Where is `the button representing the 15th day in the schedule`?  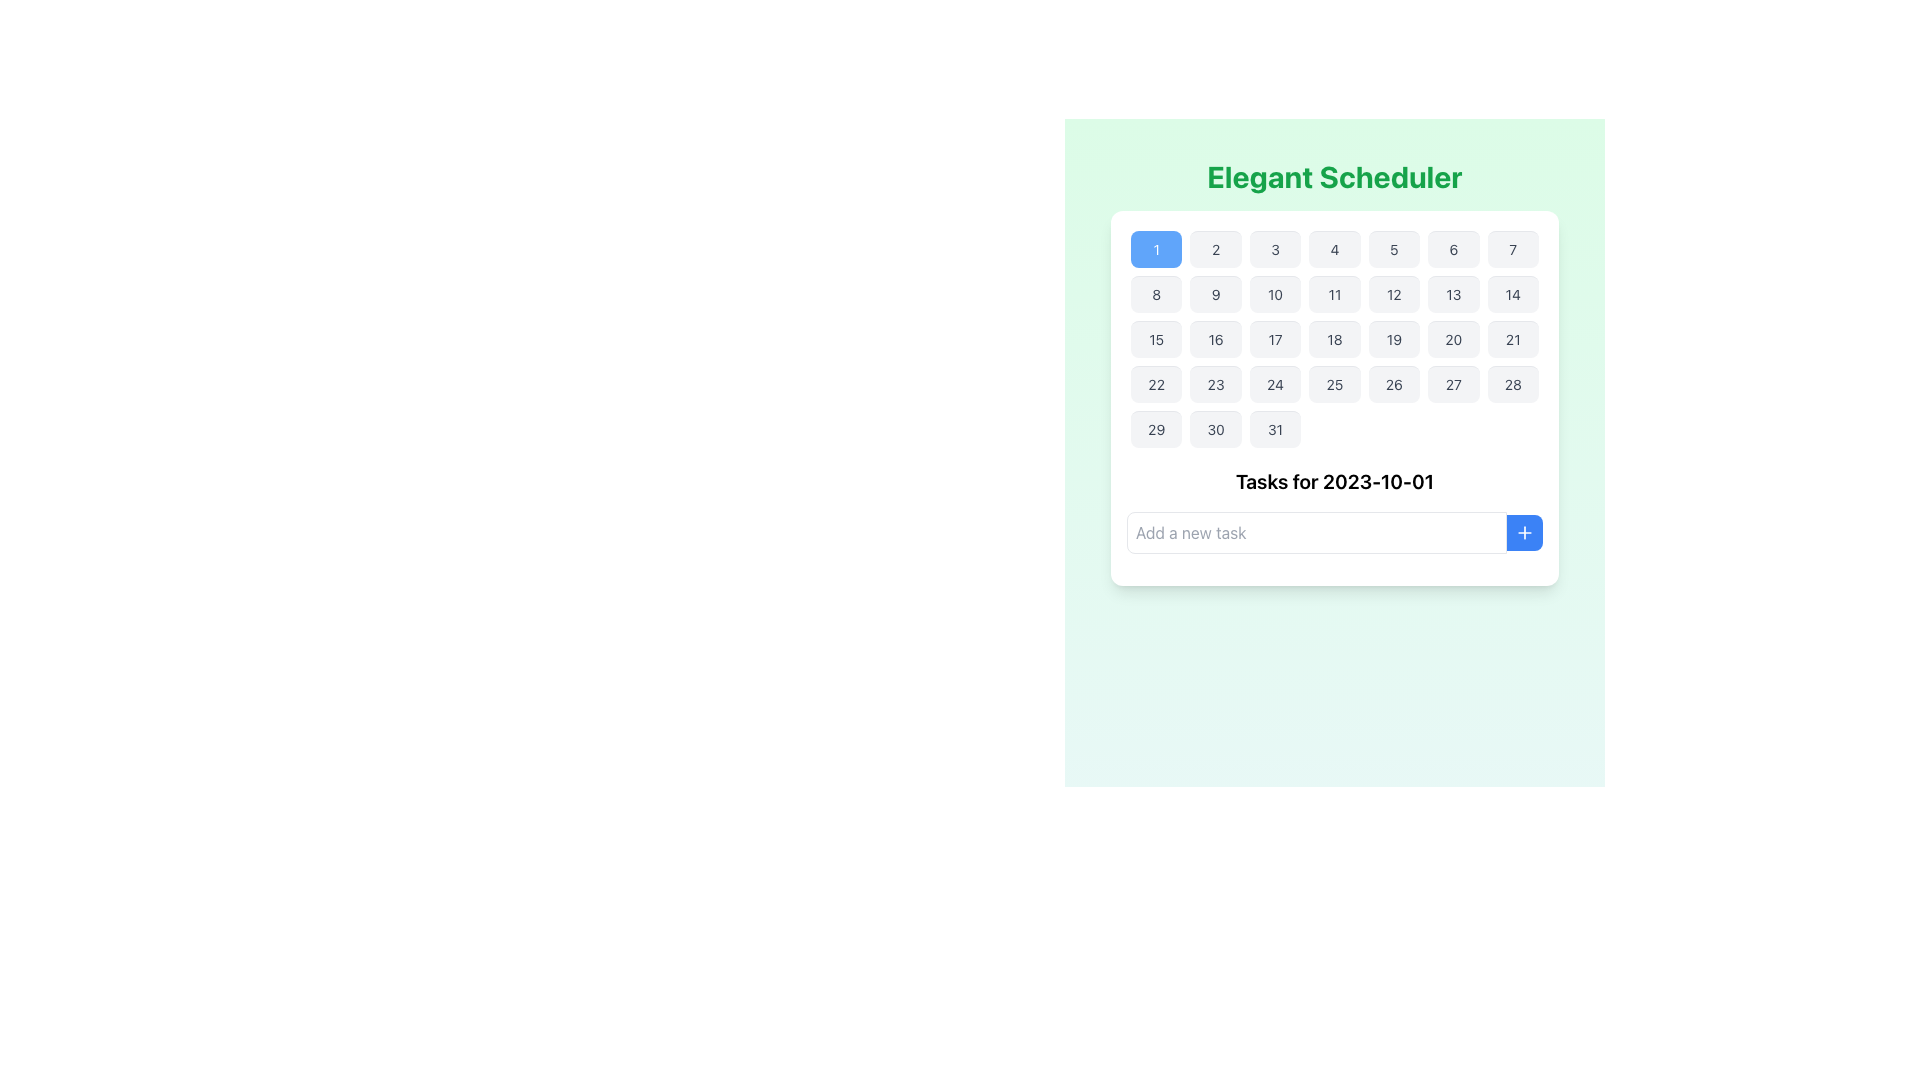
the button representing the 15th day in the schedule is located at coordinates (1156, 338).